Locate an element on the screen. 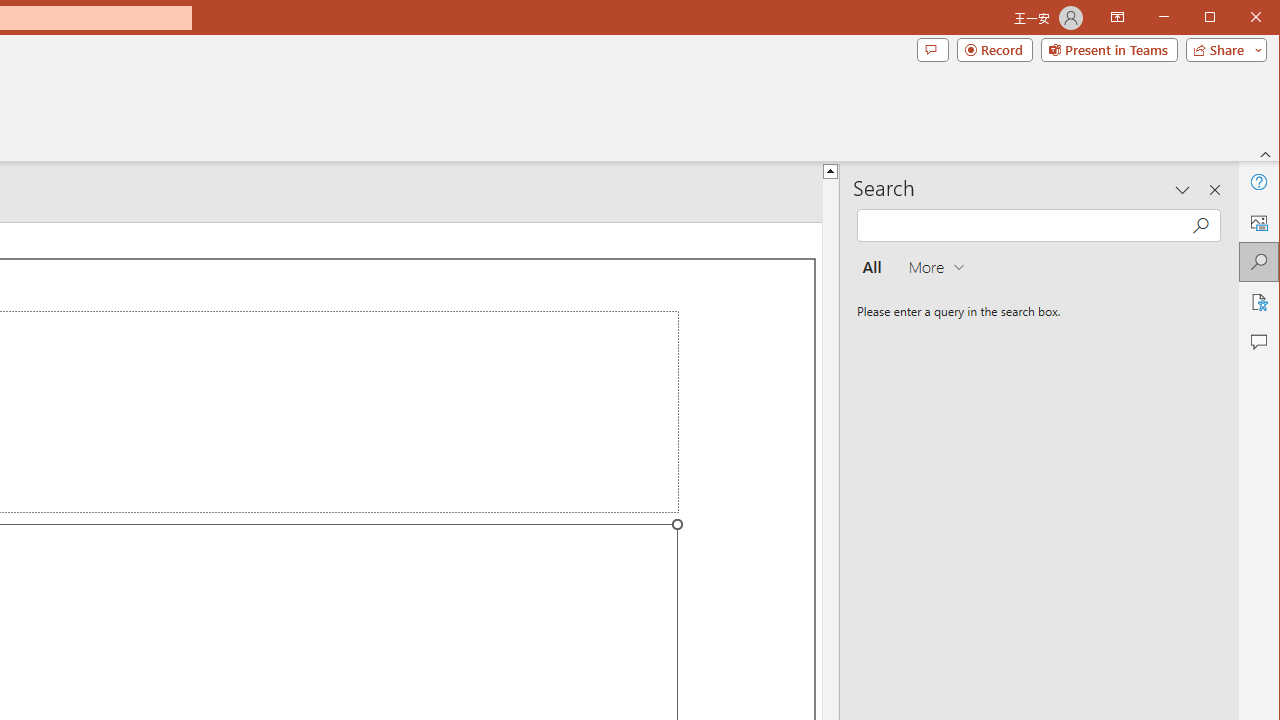 This screenshot has width=1280, height=720. 'Present in Teams' is located at coordinates (1108, 49).